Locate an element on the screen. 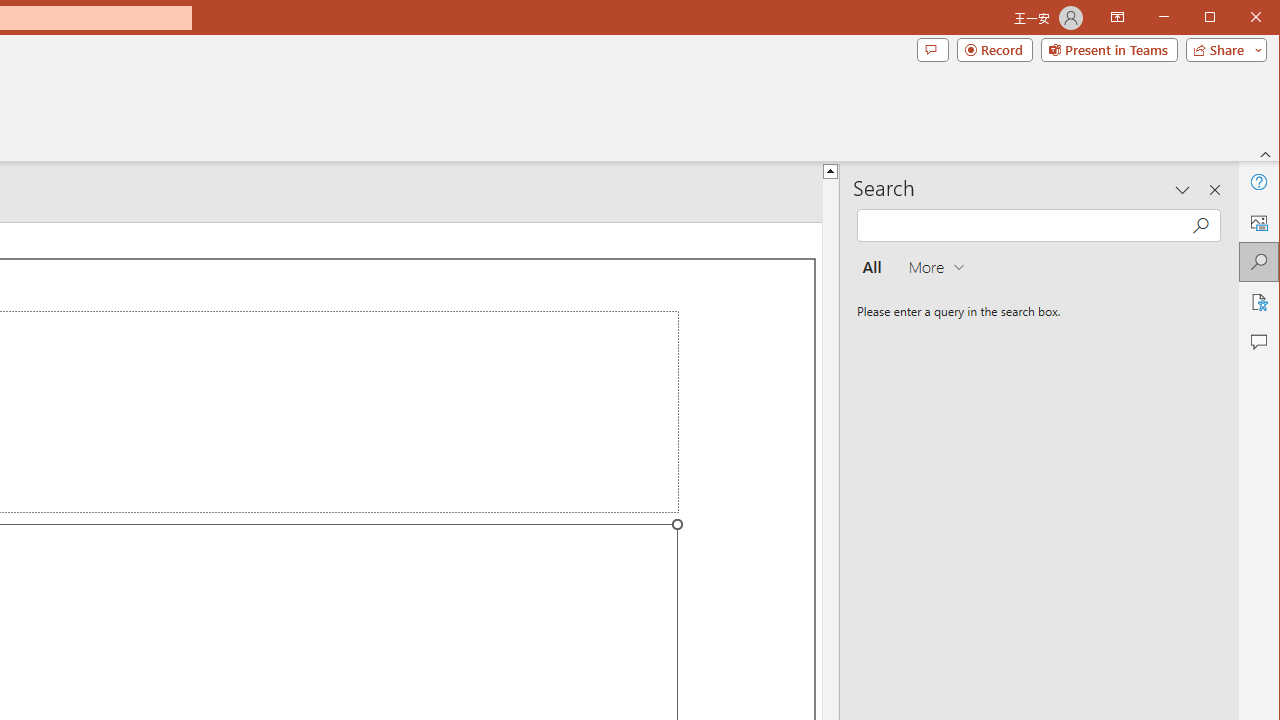 This screenshot has width=1280, height=720. 'Present in Teams' is located at coordinates (1108, 49).